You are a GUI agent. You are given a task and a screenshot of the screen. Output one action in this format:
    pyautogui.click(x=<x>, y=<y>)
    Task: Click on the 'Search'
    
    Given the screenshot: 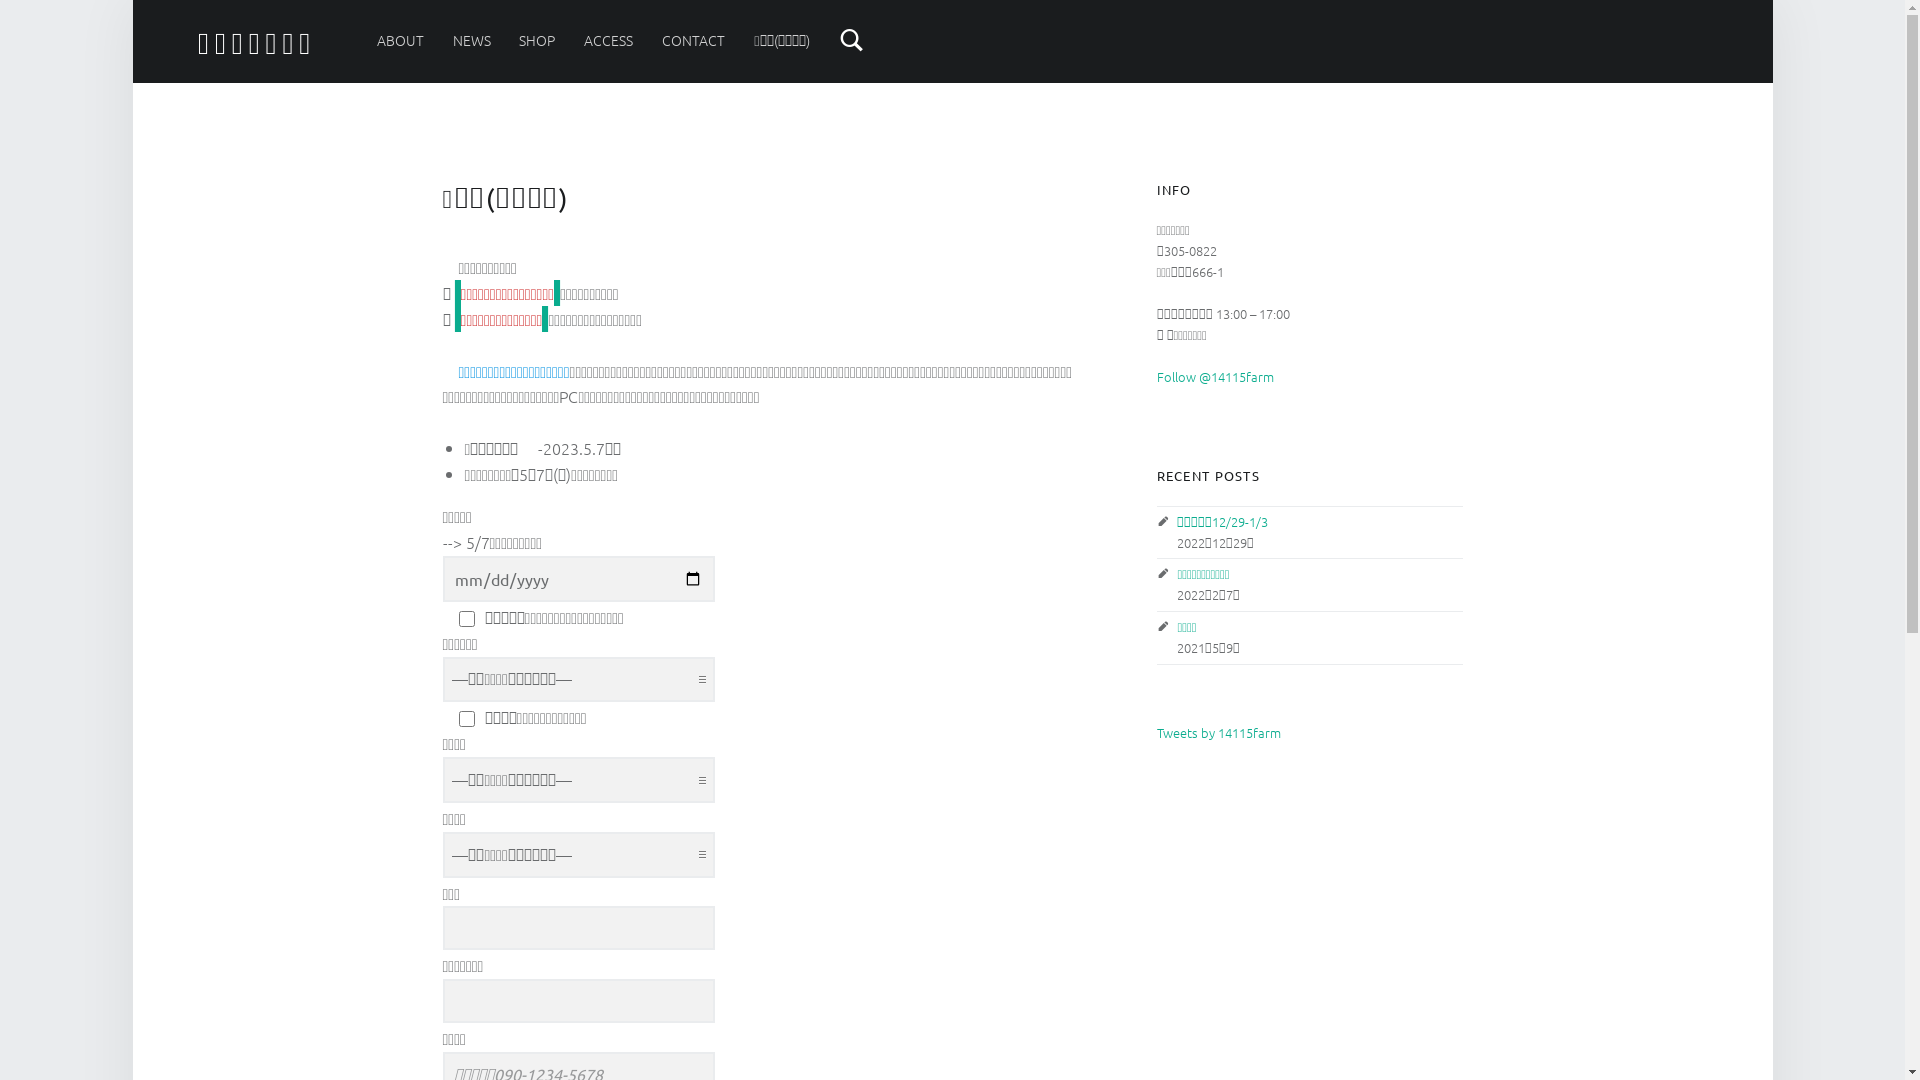 What is the action you would take?
    pyautogui.click(x=851, y=39)
    